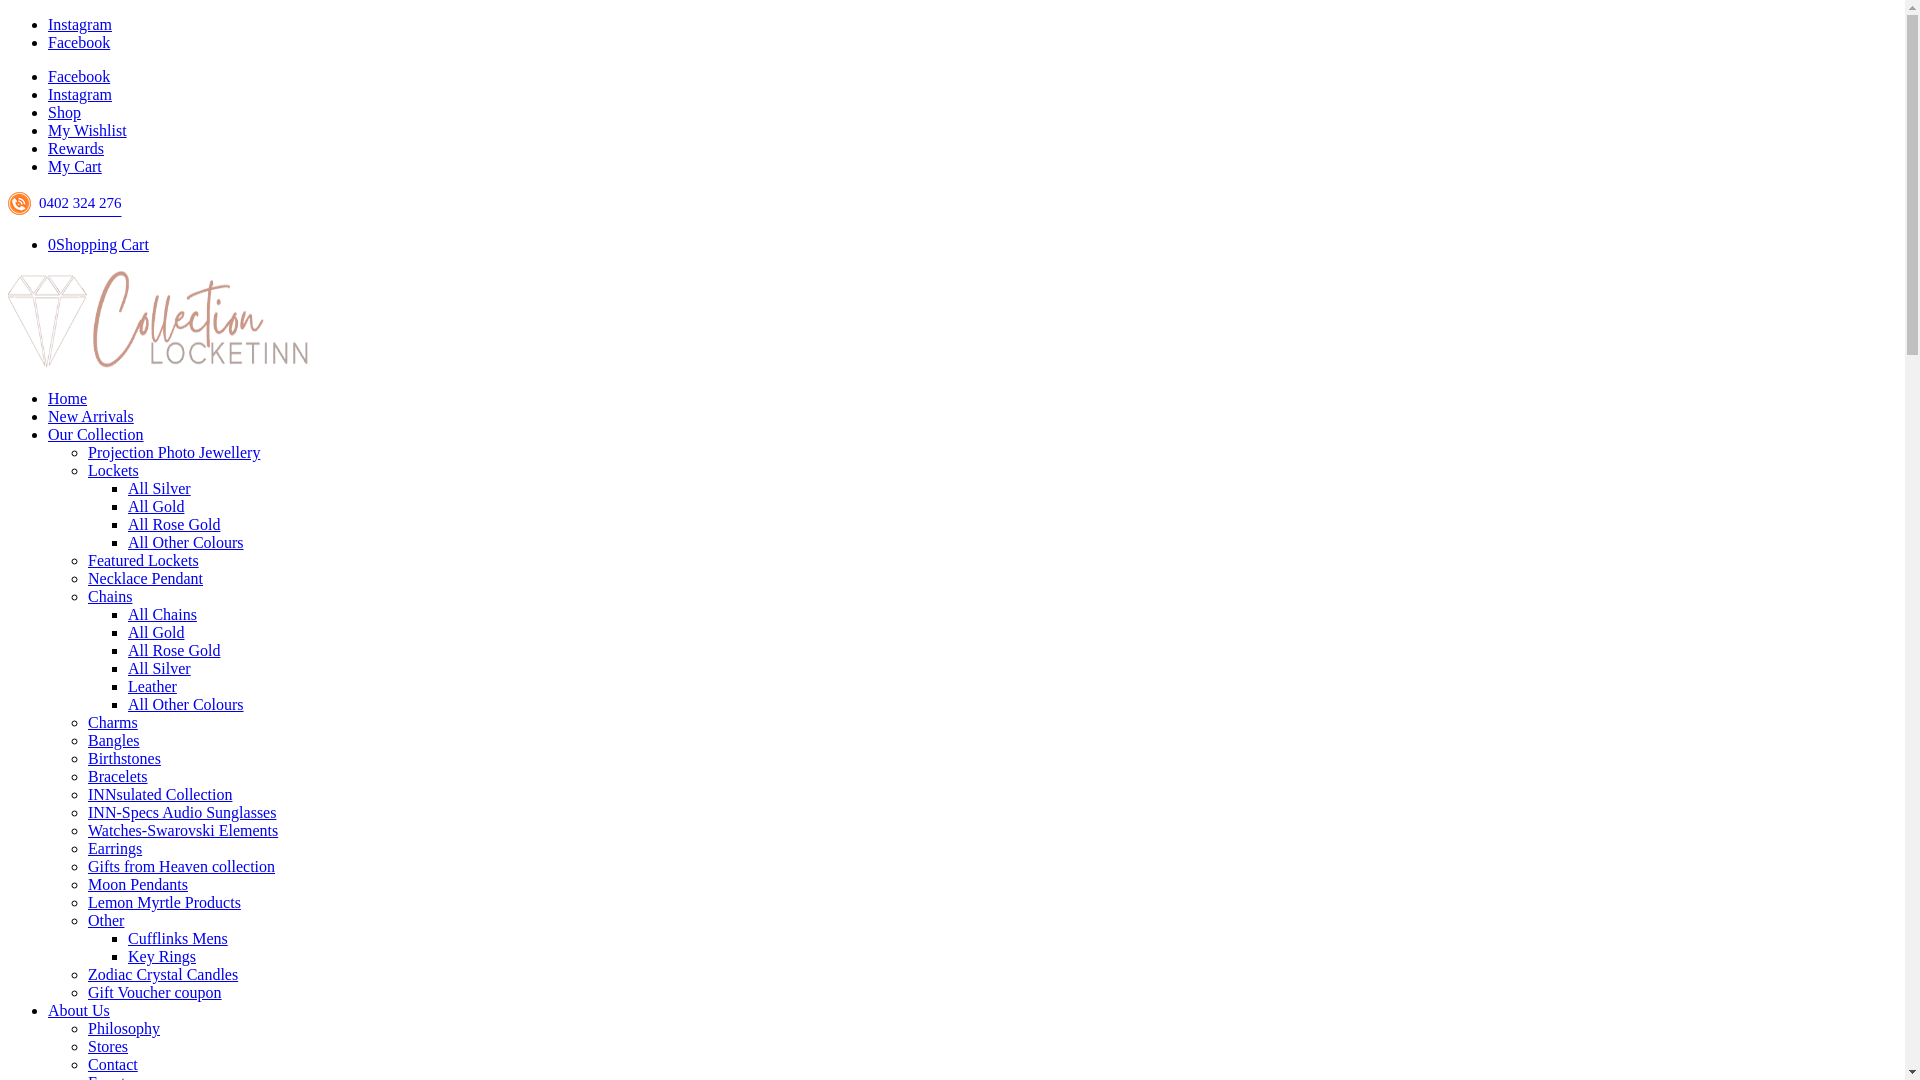 This screenshot has height=1080, width=1920. What do you see at coordinates (157, 319) in the screenshot?
I see `'locketinn_collections_logo3'` at bounding box center [157, 319].